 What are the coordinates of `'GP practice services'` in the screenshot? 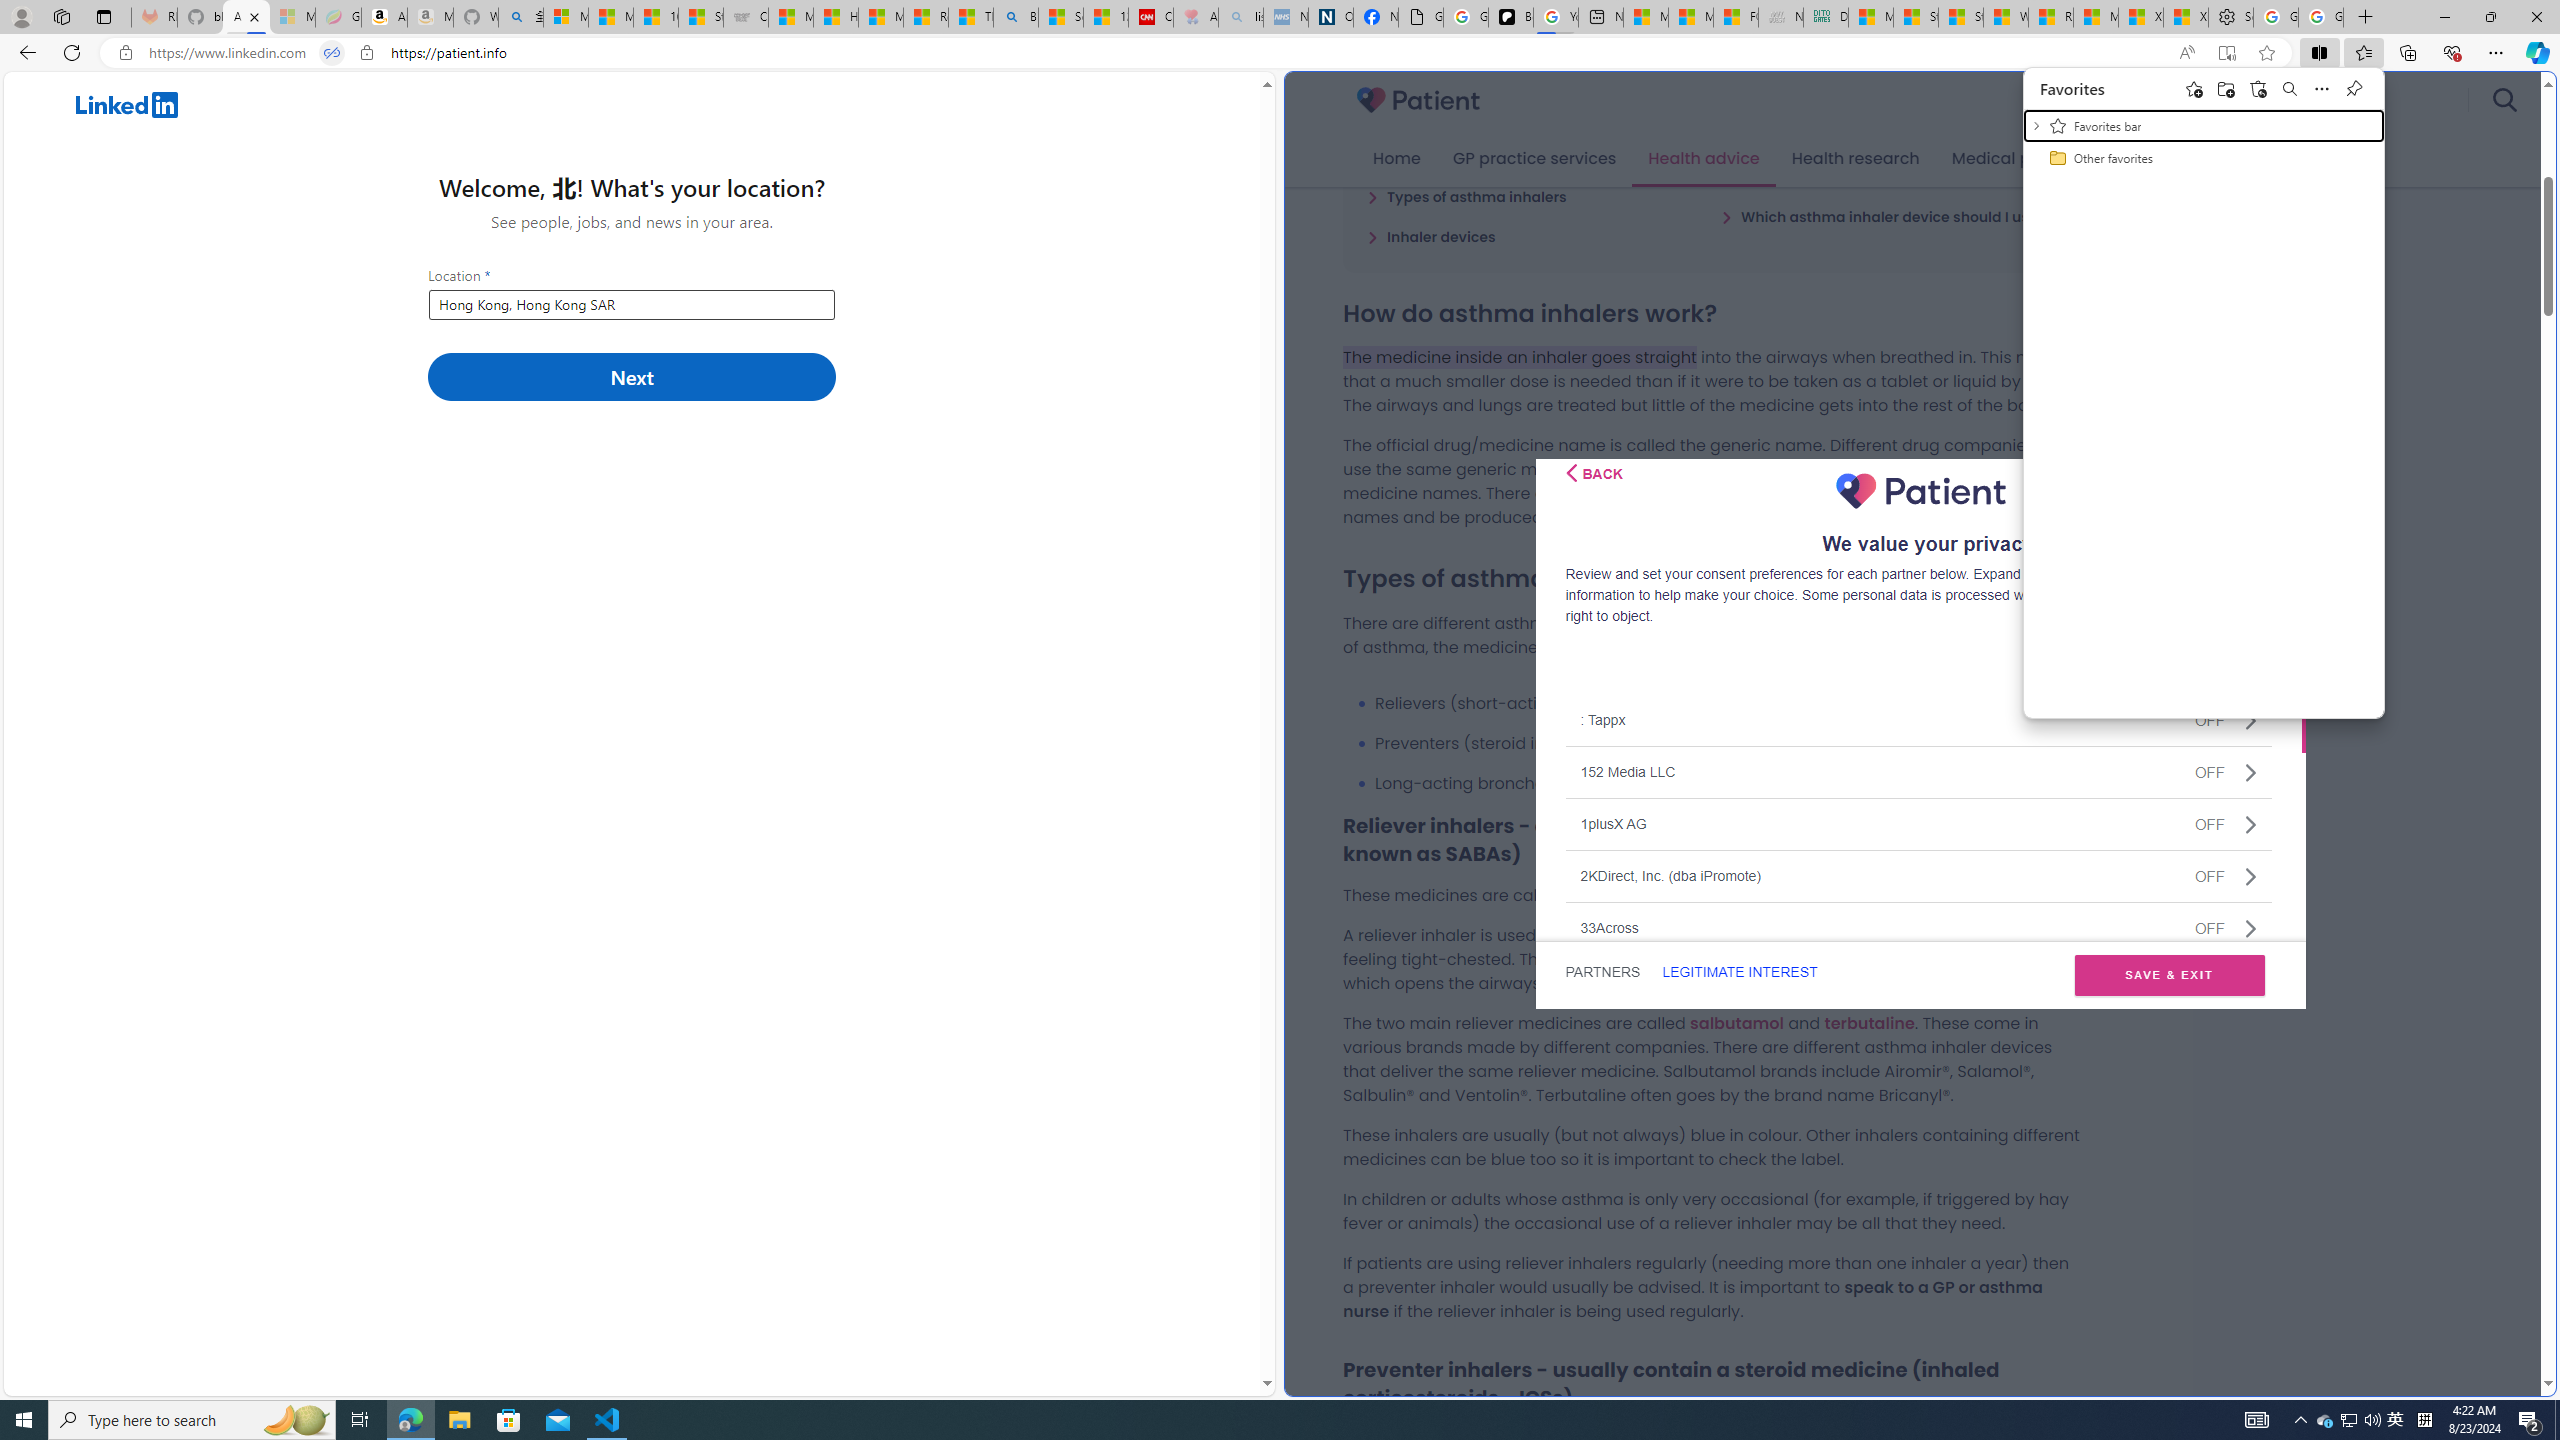 It's located at (1533, 158).